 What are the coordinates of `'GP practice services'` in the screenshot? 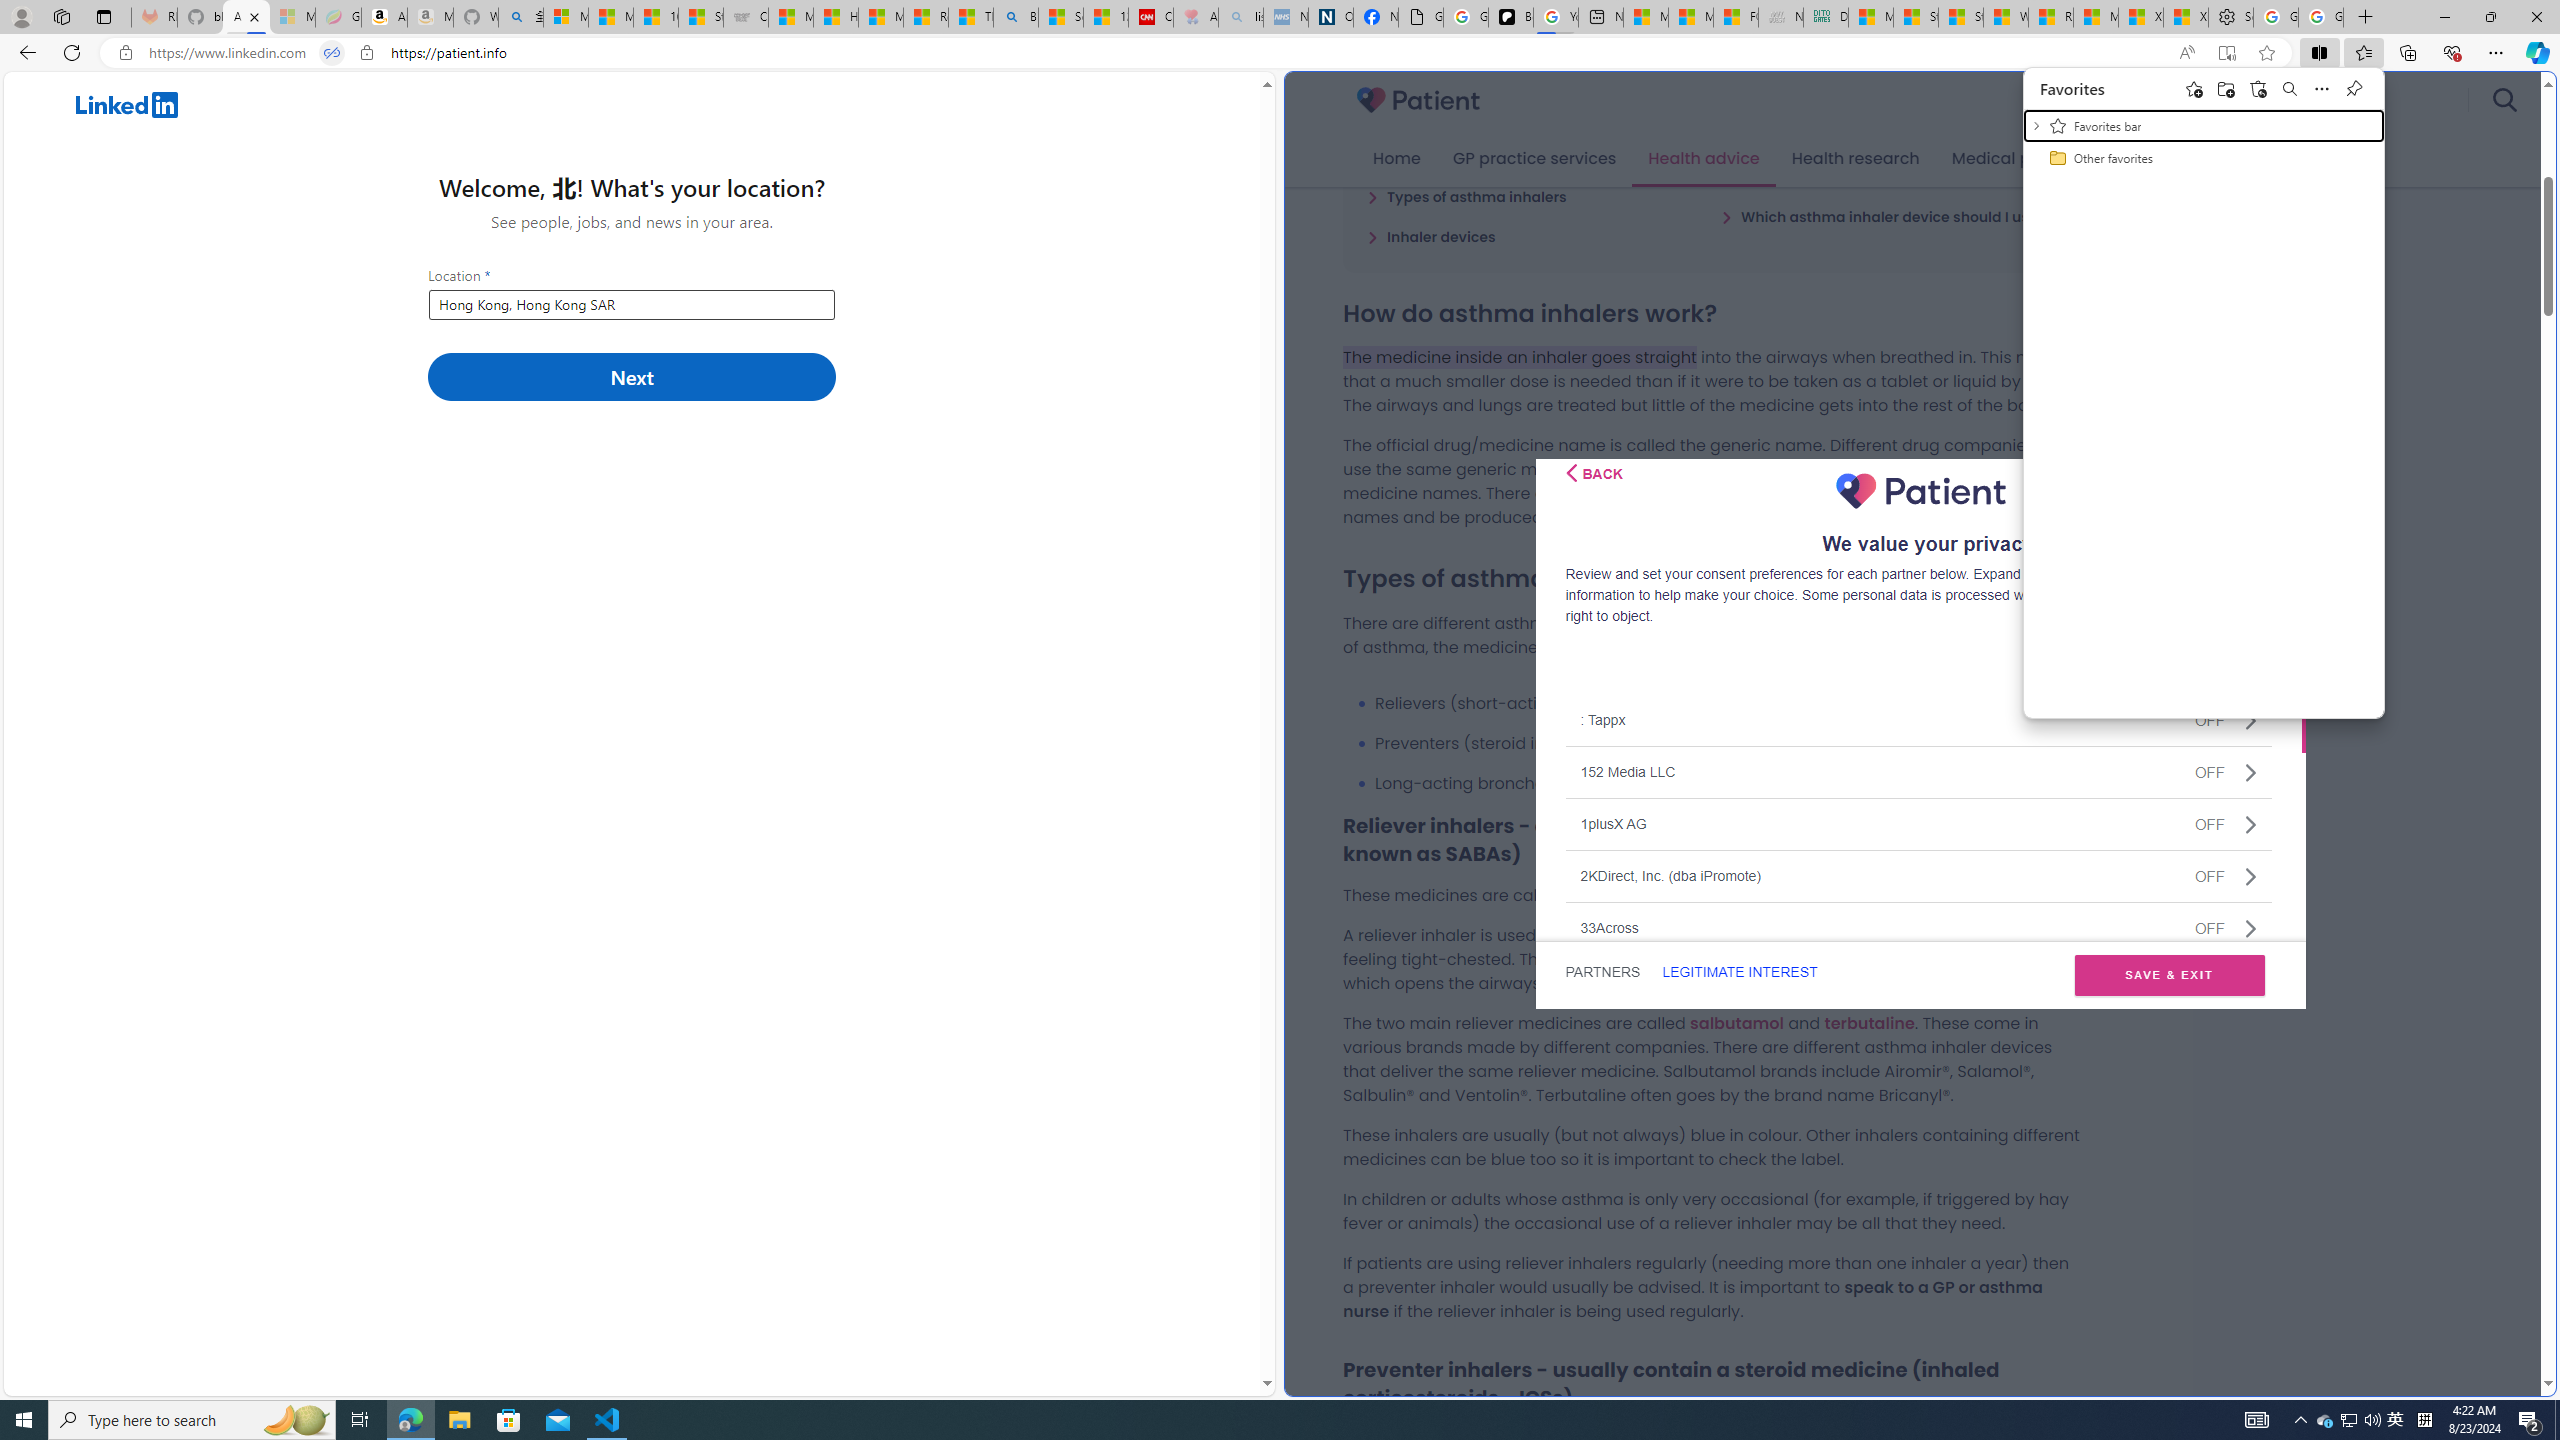 It's located at (1533, 158).